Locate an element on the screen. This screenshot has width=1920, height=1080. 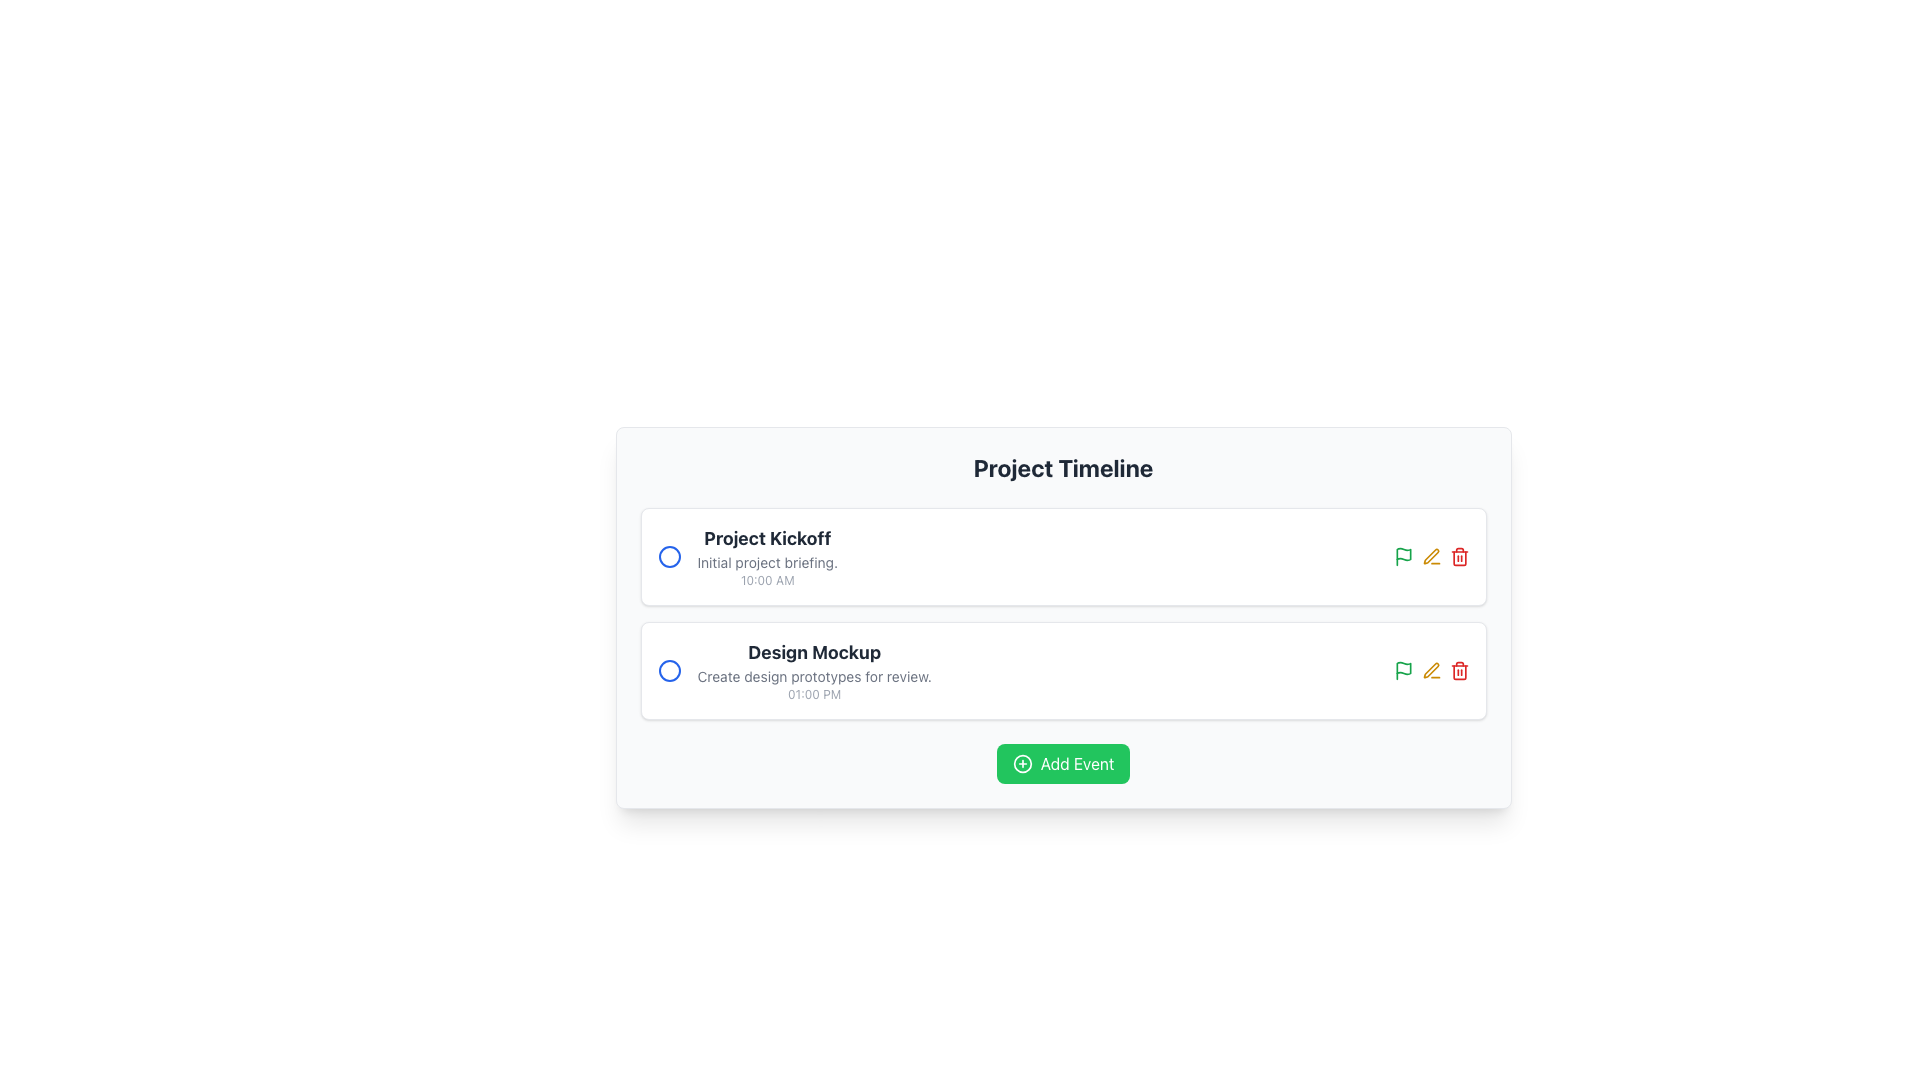
the title 'Project Kickoff' of the first list item with a circular blue-bordered icon is located at coordinates (746, 556).